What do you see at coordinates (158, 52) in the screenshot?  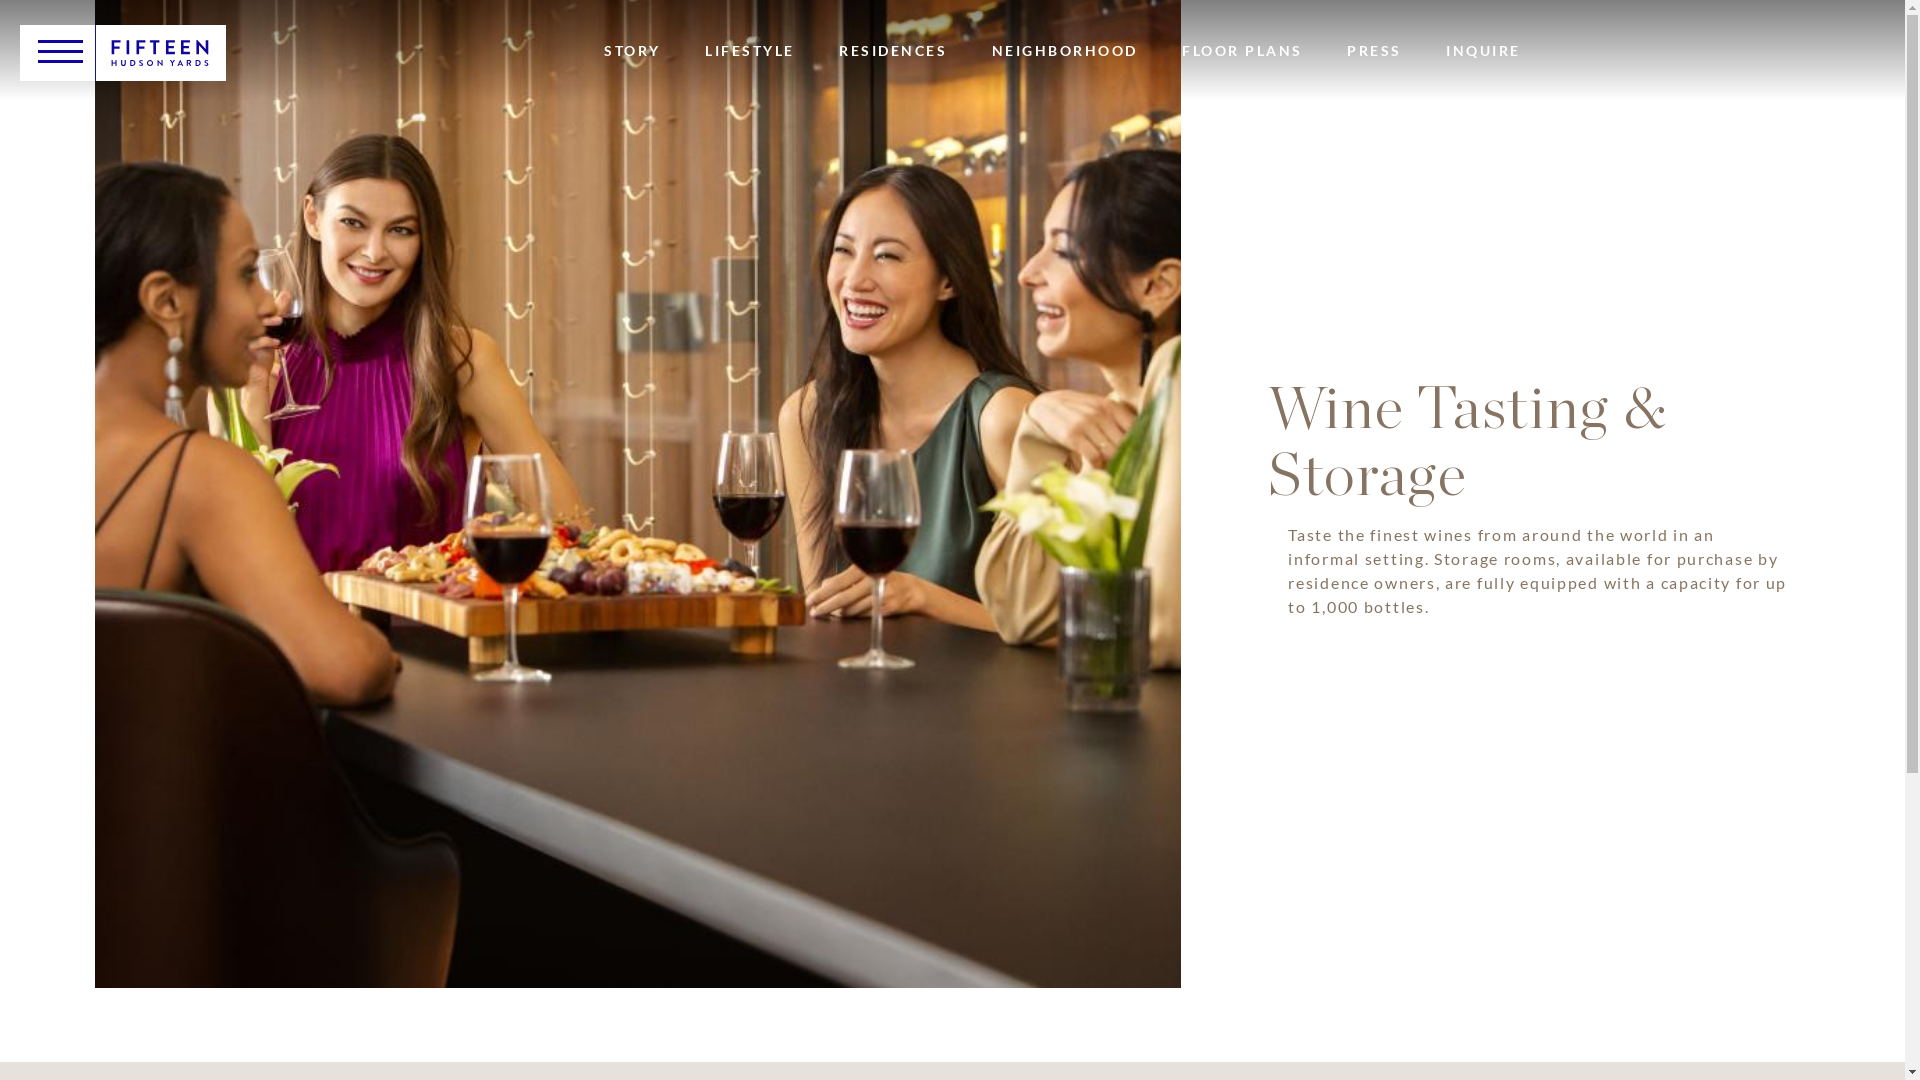 I see `'Logo'` at bounding box center [158, 52].